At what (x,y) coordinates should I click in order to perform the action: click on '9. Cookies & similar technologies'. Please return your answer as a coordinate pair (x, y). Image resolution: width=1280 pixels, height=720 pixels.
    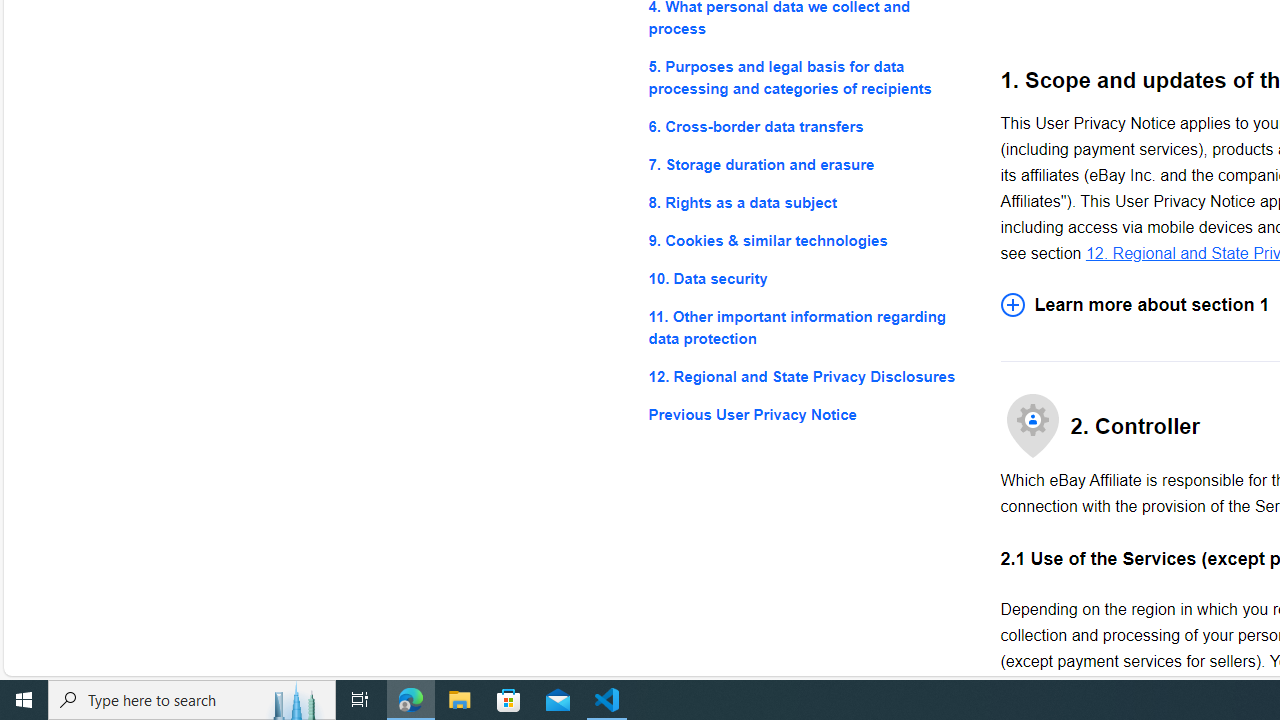
    Looking at the image, I should click on (808, 240).